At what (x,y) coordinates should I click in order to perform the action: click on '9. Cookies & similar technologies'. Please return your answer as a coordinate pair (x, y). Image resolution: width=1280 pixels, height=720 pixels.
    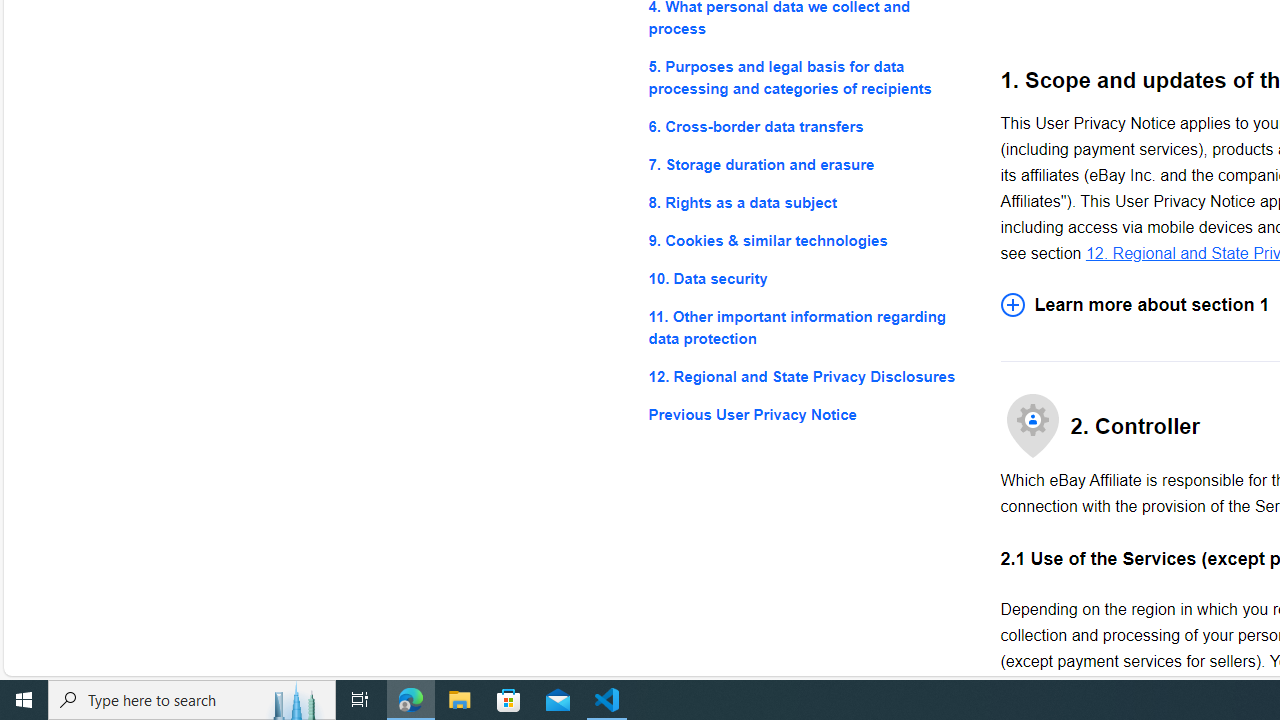
    Looking at the image, I should click on (808, 240).